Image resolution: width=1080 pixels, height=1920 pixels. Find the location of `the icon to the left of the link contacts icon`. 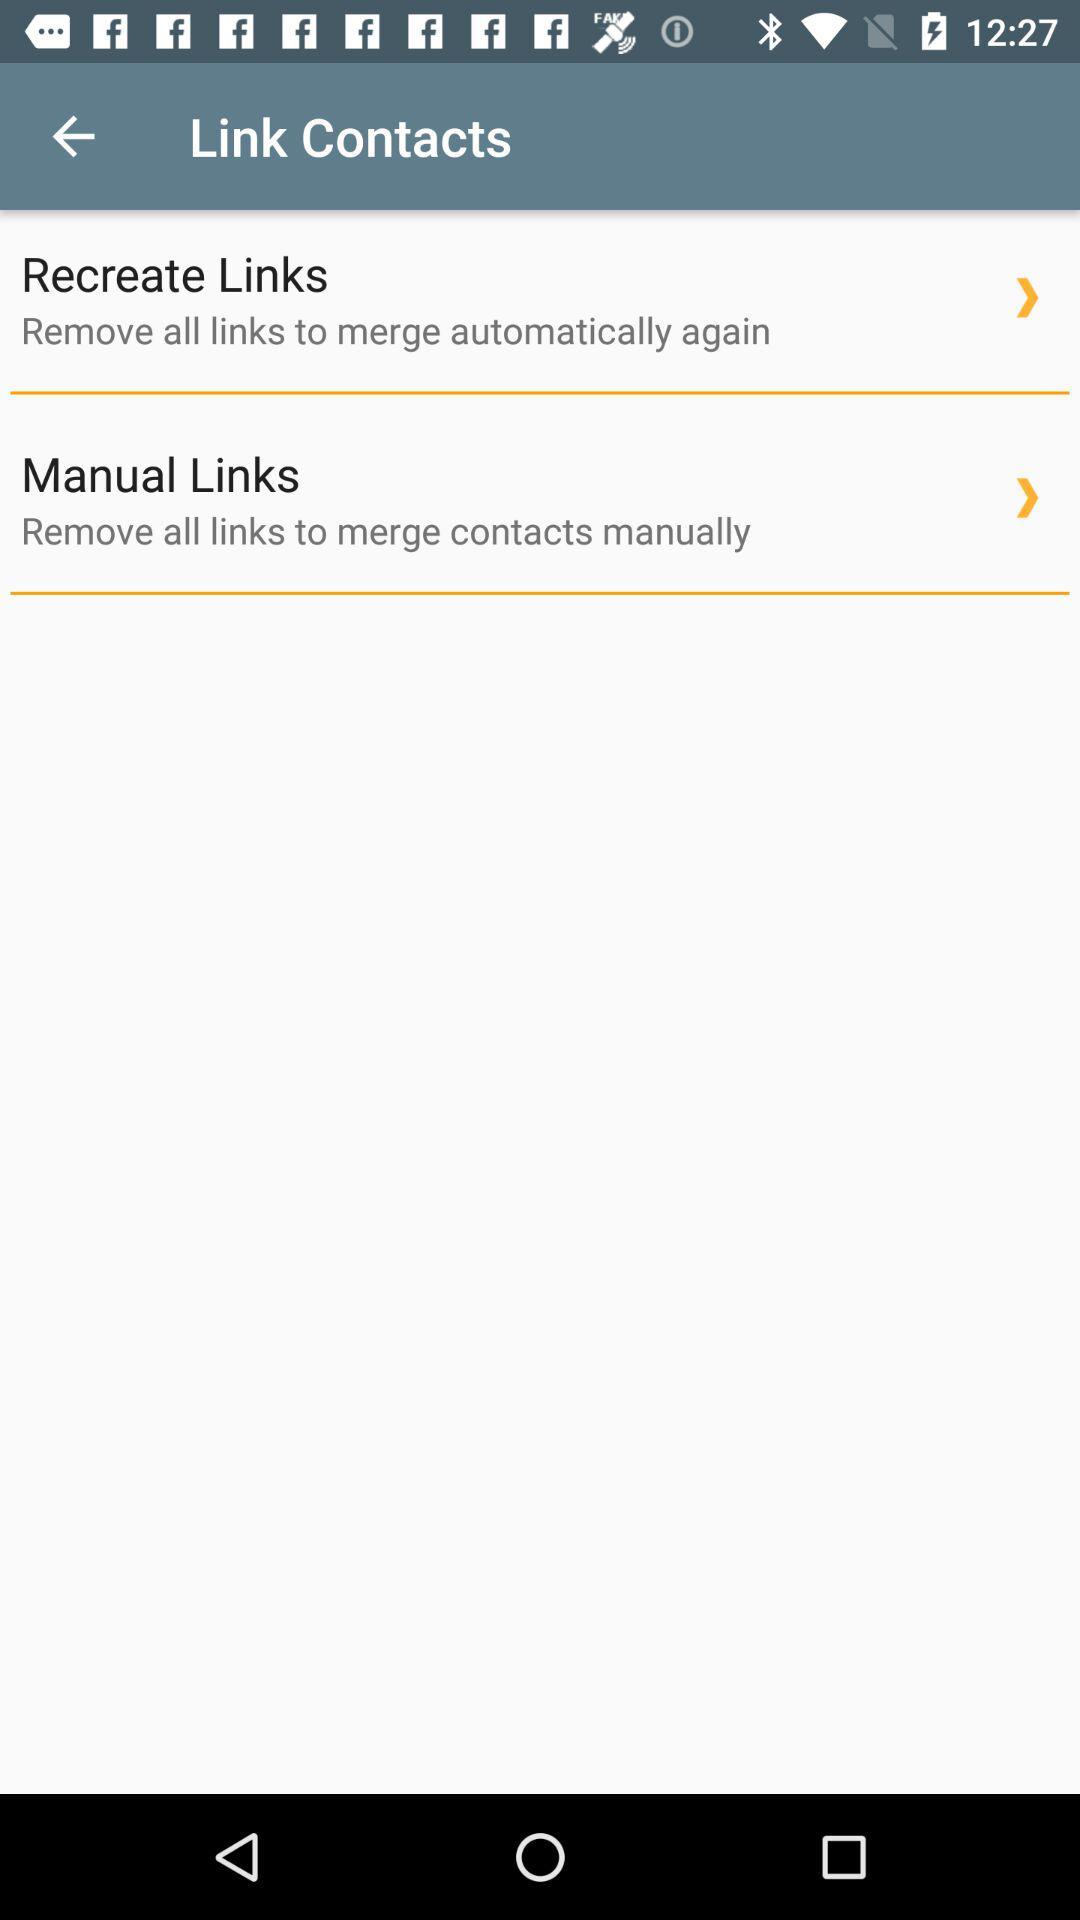

the icon to the left of the link contacts icon is located at coordinates (72, 135).